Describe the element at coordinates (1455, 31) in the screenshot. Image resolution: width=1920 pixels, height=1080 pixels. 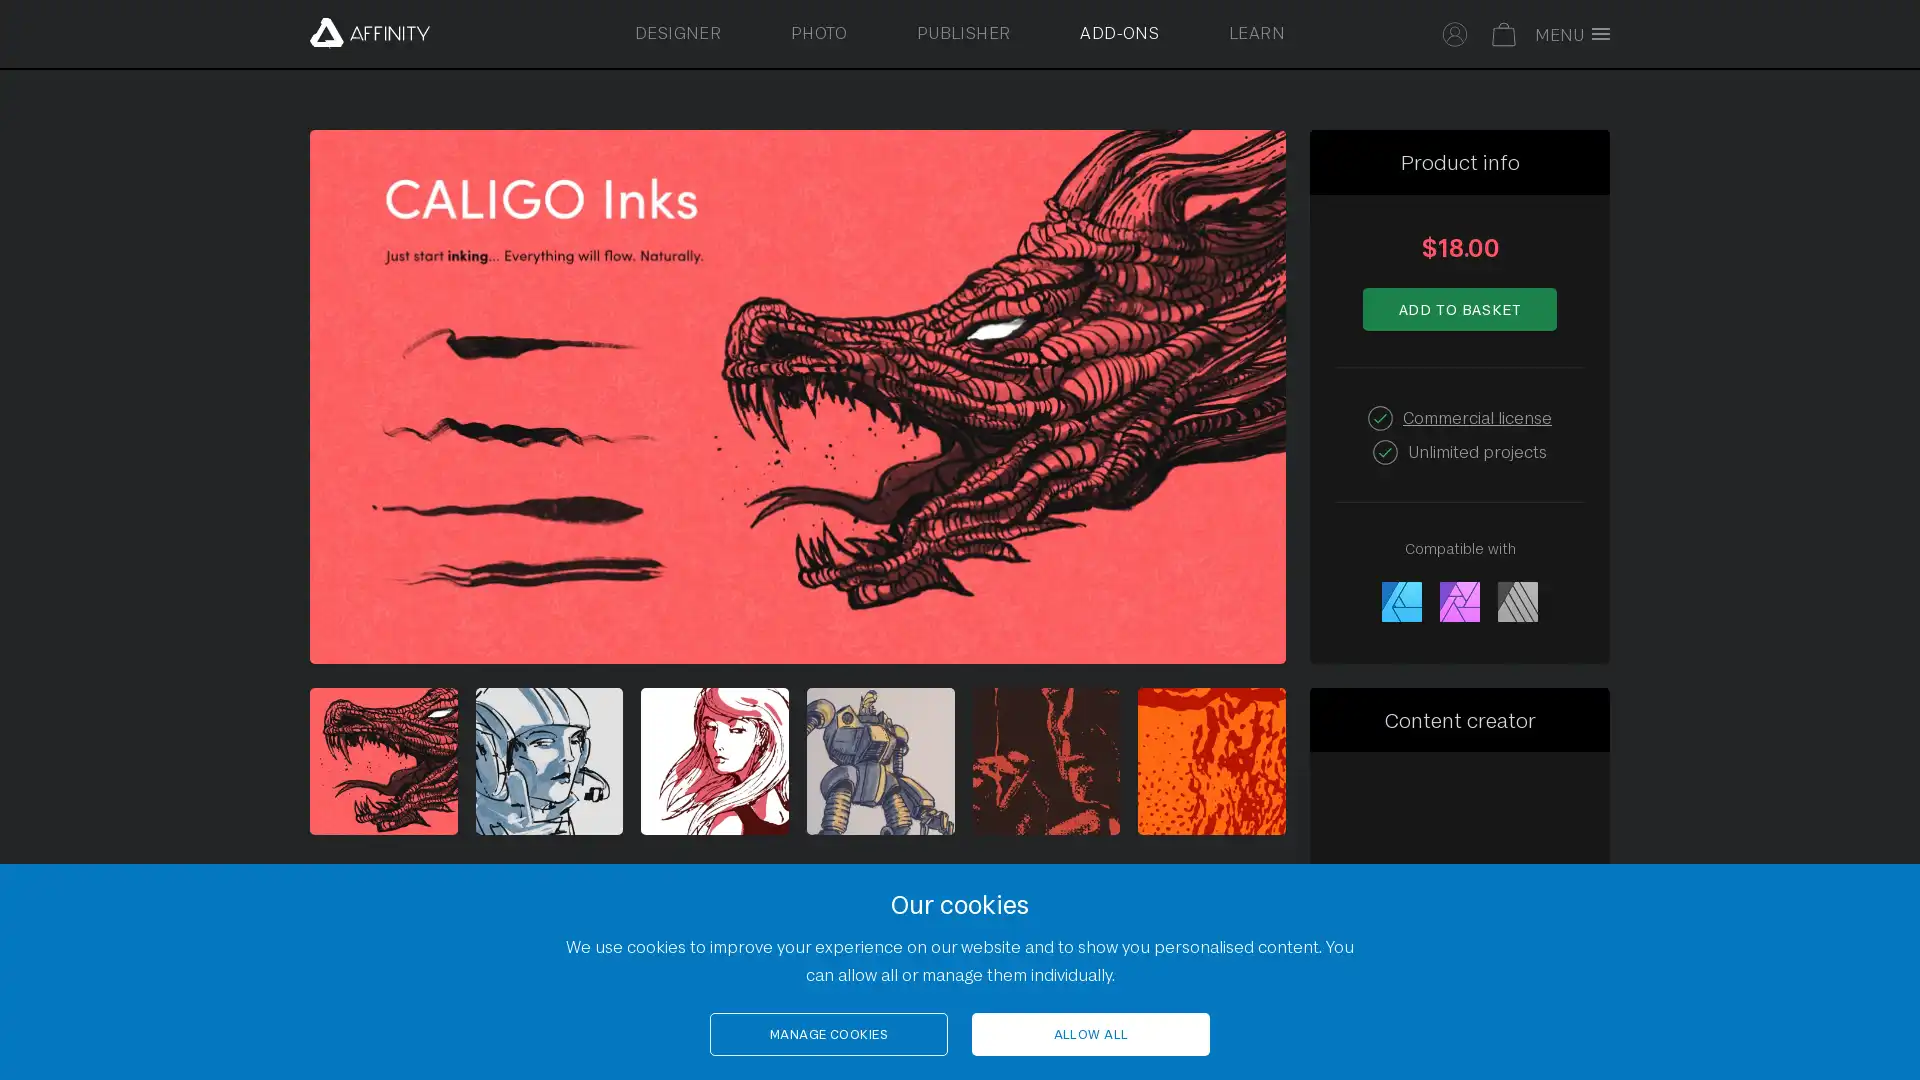
I see `Select to sign in to your Affinity account` at that location.